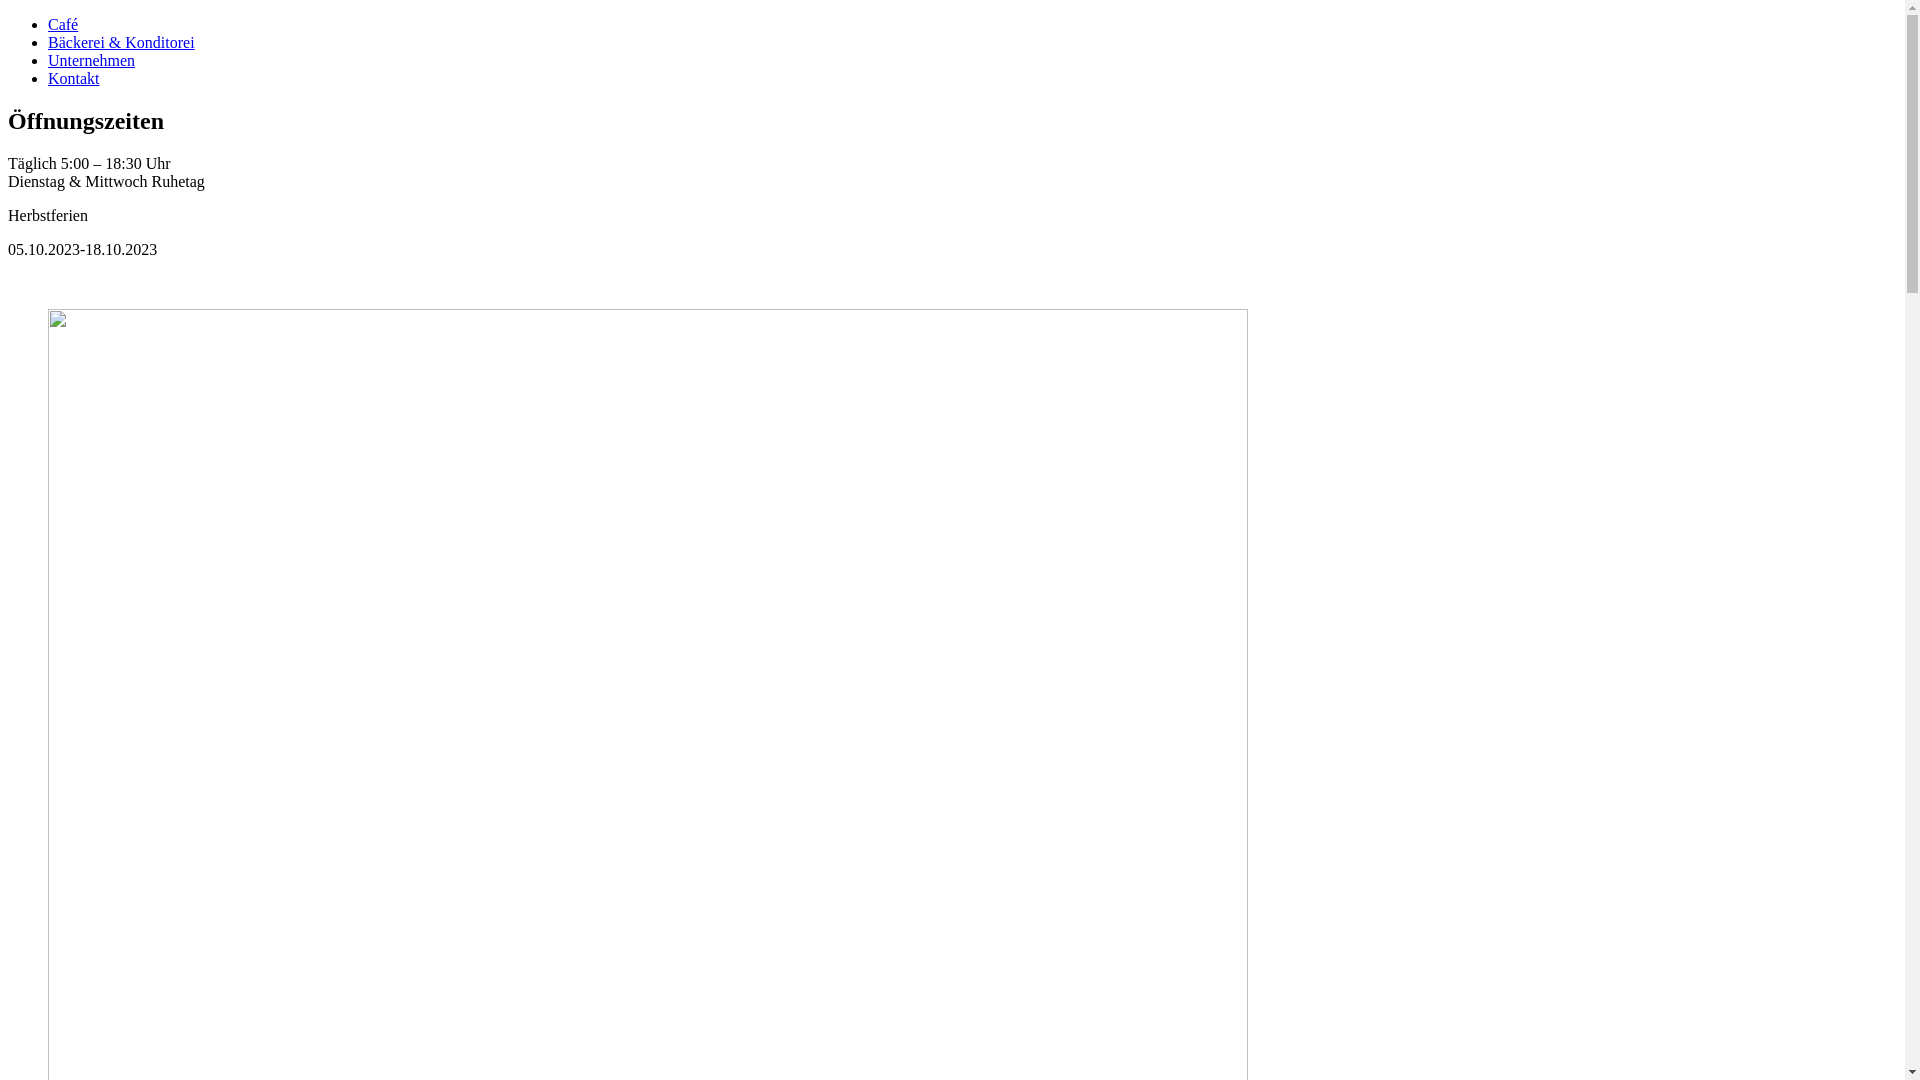 Image resolution: width=1920 pixels, height=1080 pixels. What do you see at coordinates (48, 77) in the screenshot?
I see `'Kontakt'` at bounding box center [48, 77].